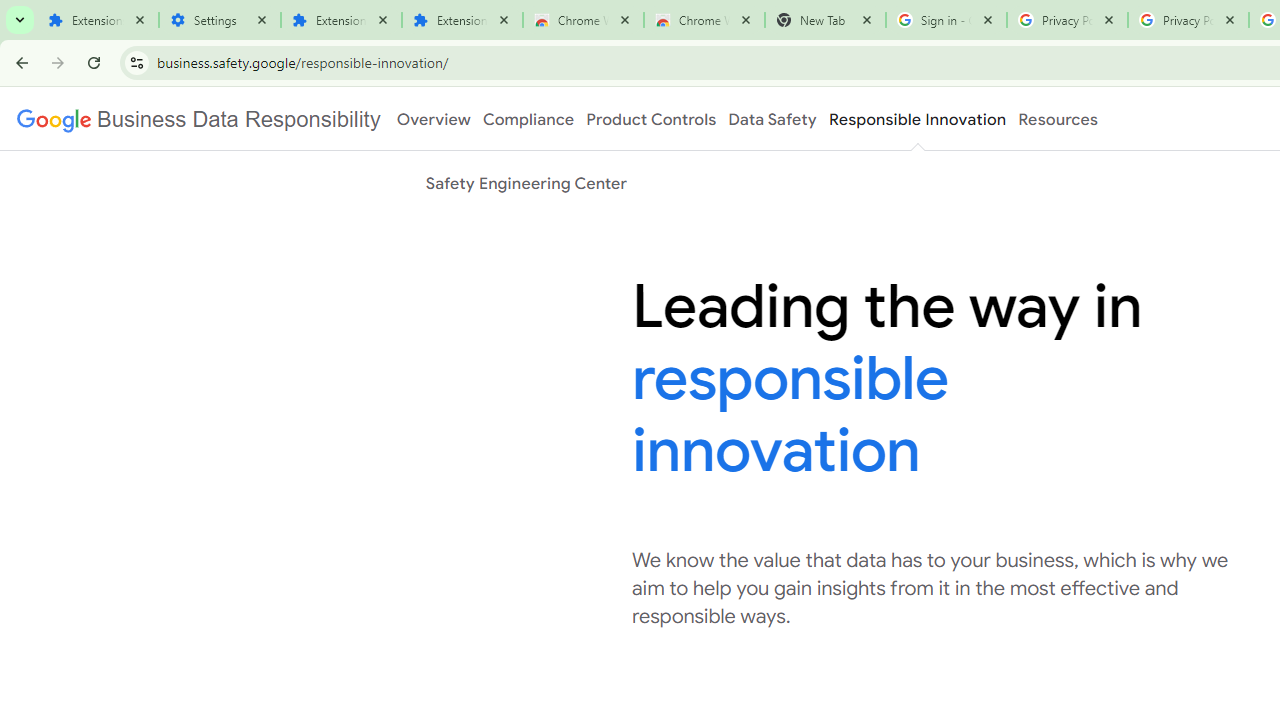 The height and width of the screenshot is (720, 1280). What do you see at coordinates (96, 20) in the screenshot?
I see `'Extensions'` at bounding box center [96, 20].